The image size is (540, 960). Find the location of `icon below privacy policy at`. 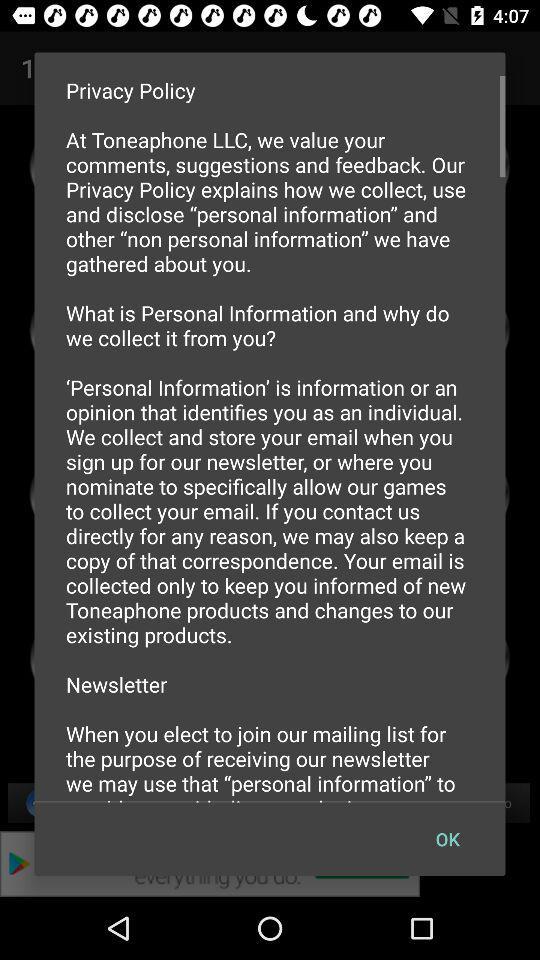

icon below privacy policy at is located at coordinates (447, 839).